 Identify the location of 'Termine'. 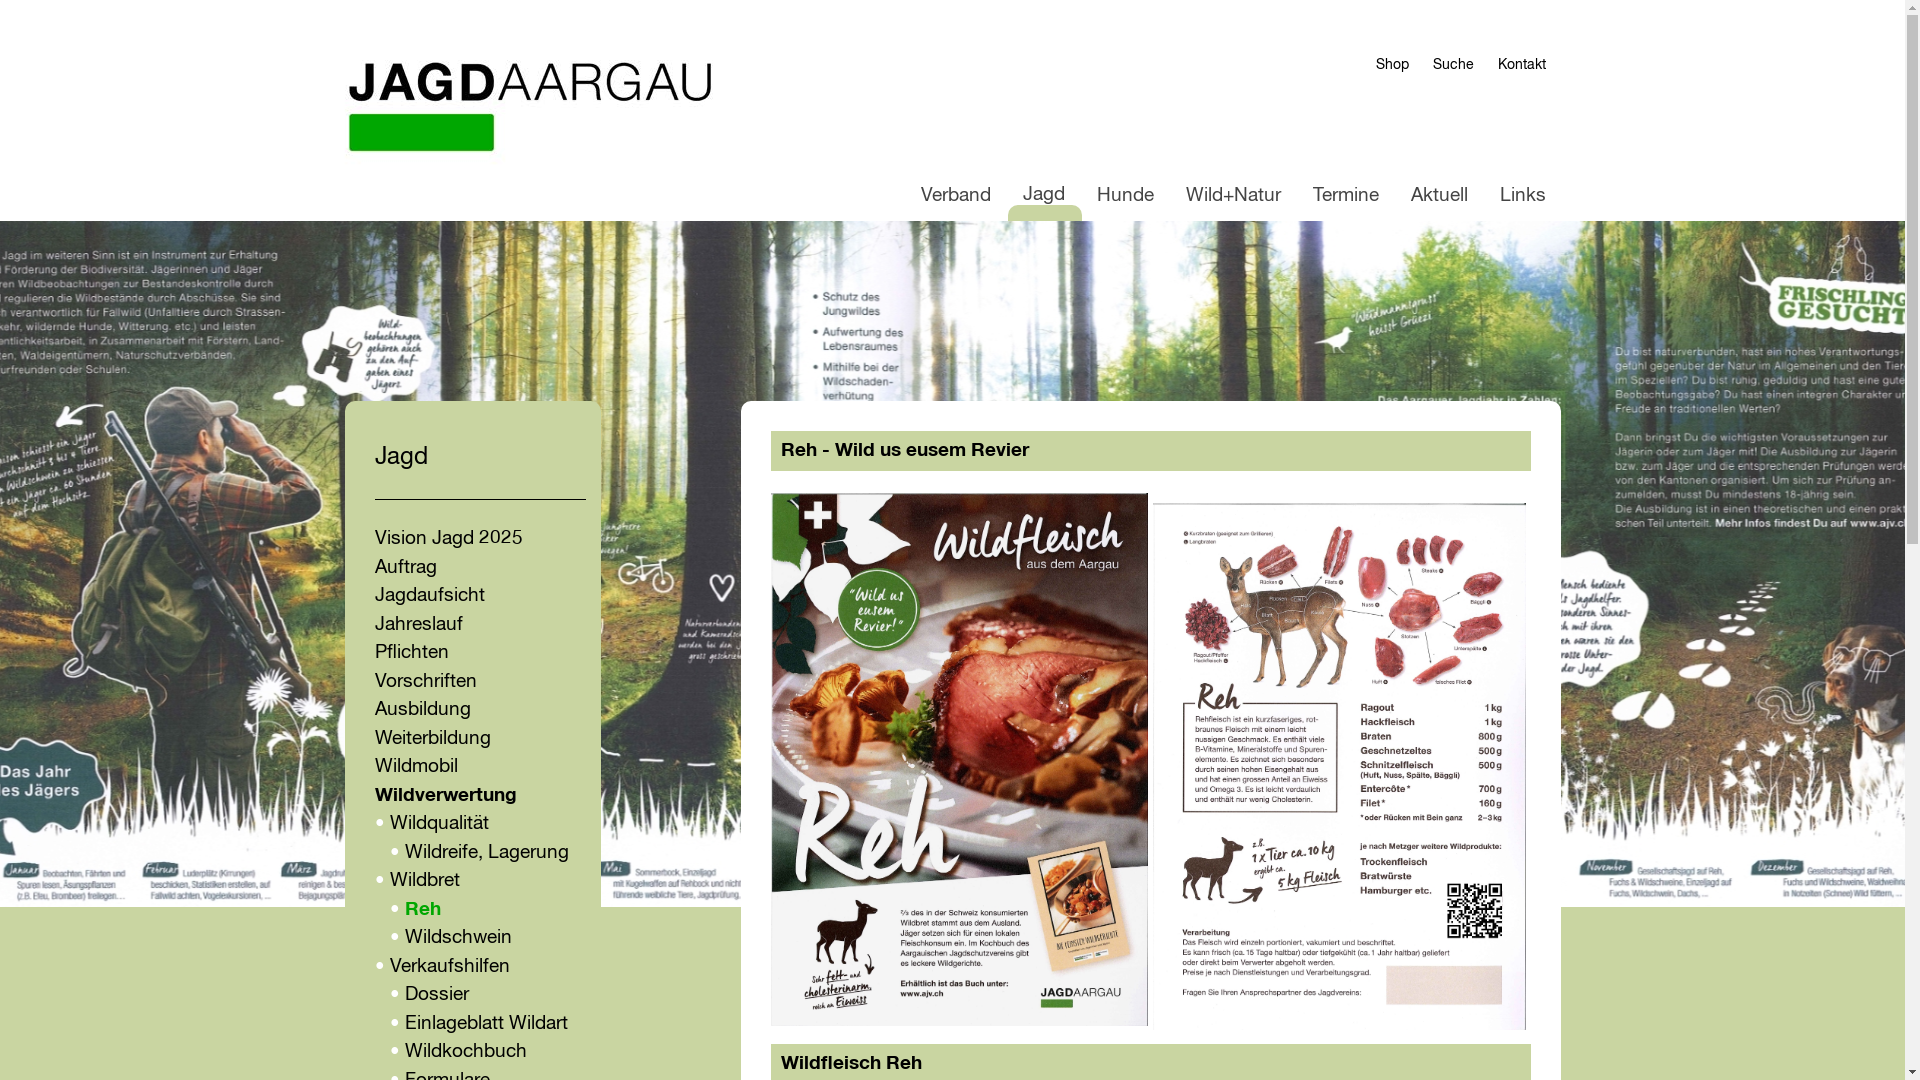
(1345, 196).